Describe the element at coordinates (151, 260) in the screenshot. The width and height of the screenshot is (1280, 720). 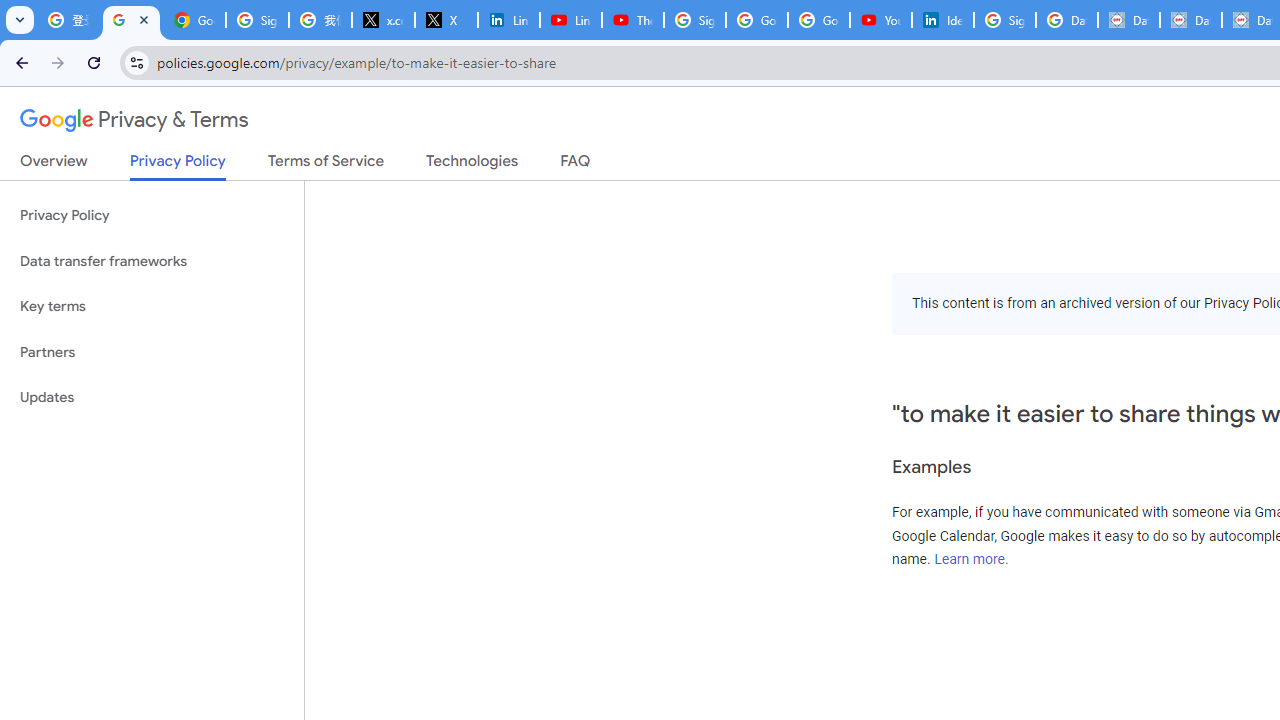
I see `'Data transfer frameworks'` at that location.